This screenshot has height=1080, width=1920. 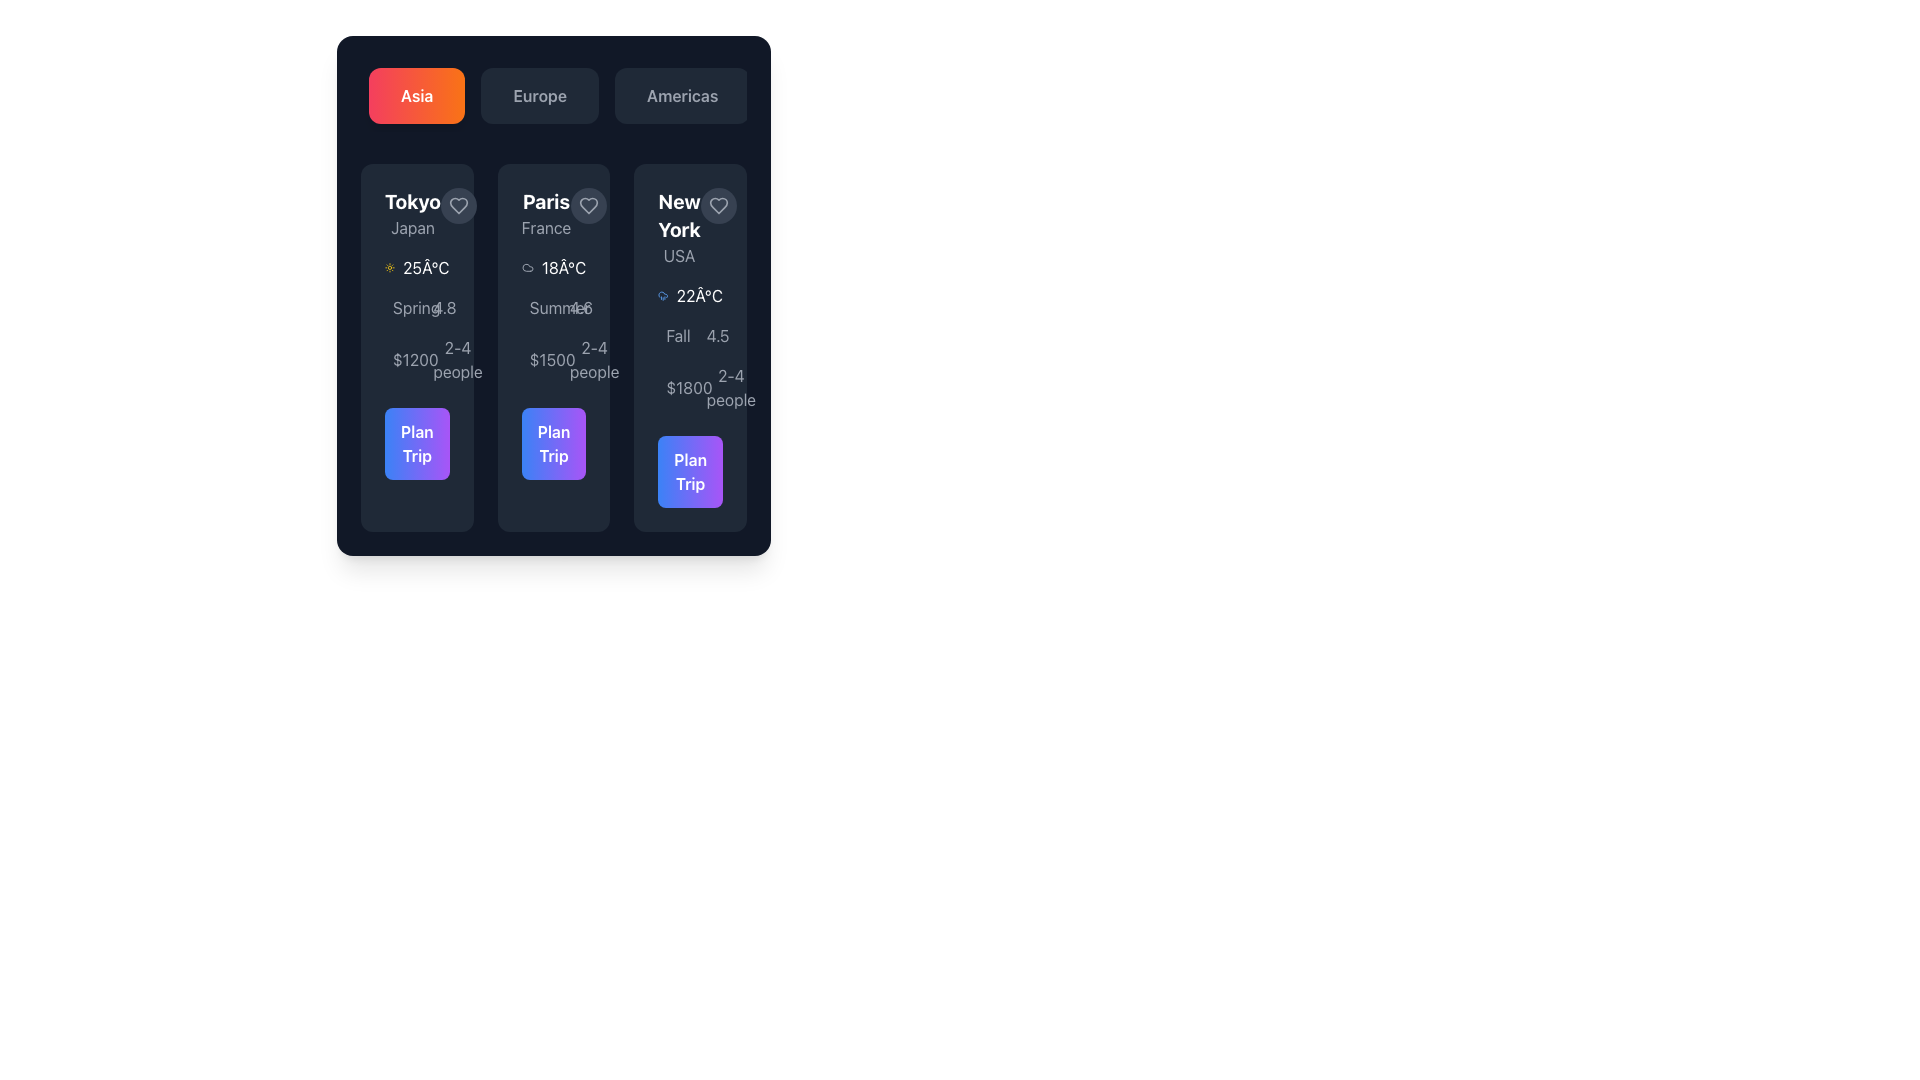 I want to click on the Text Label with Icon indicating group size, located below the '$1800' price label in the 'New York' card, so click(x=710, y=388).